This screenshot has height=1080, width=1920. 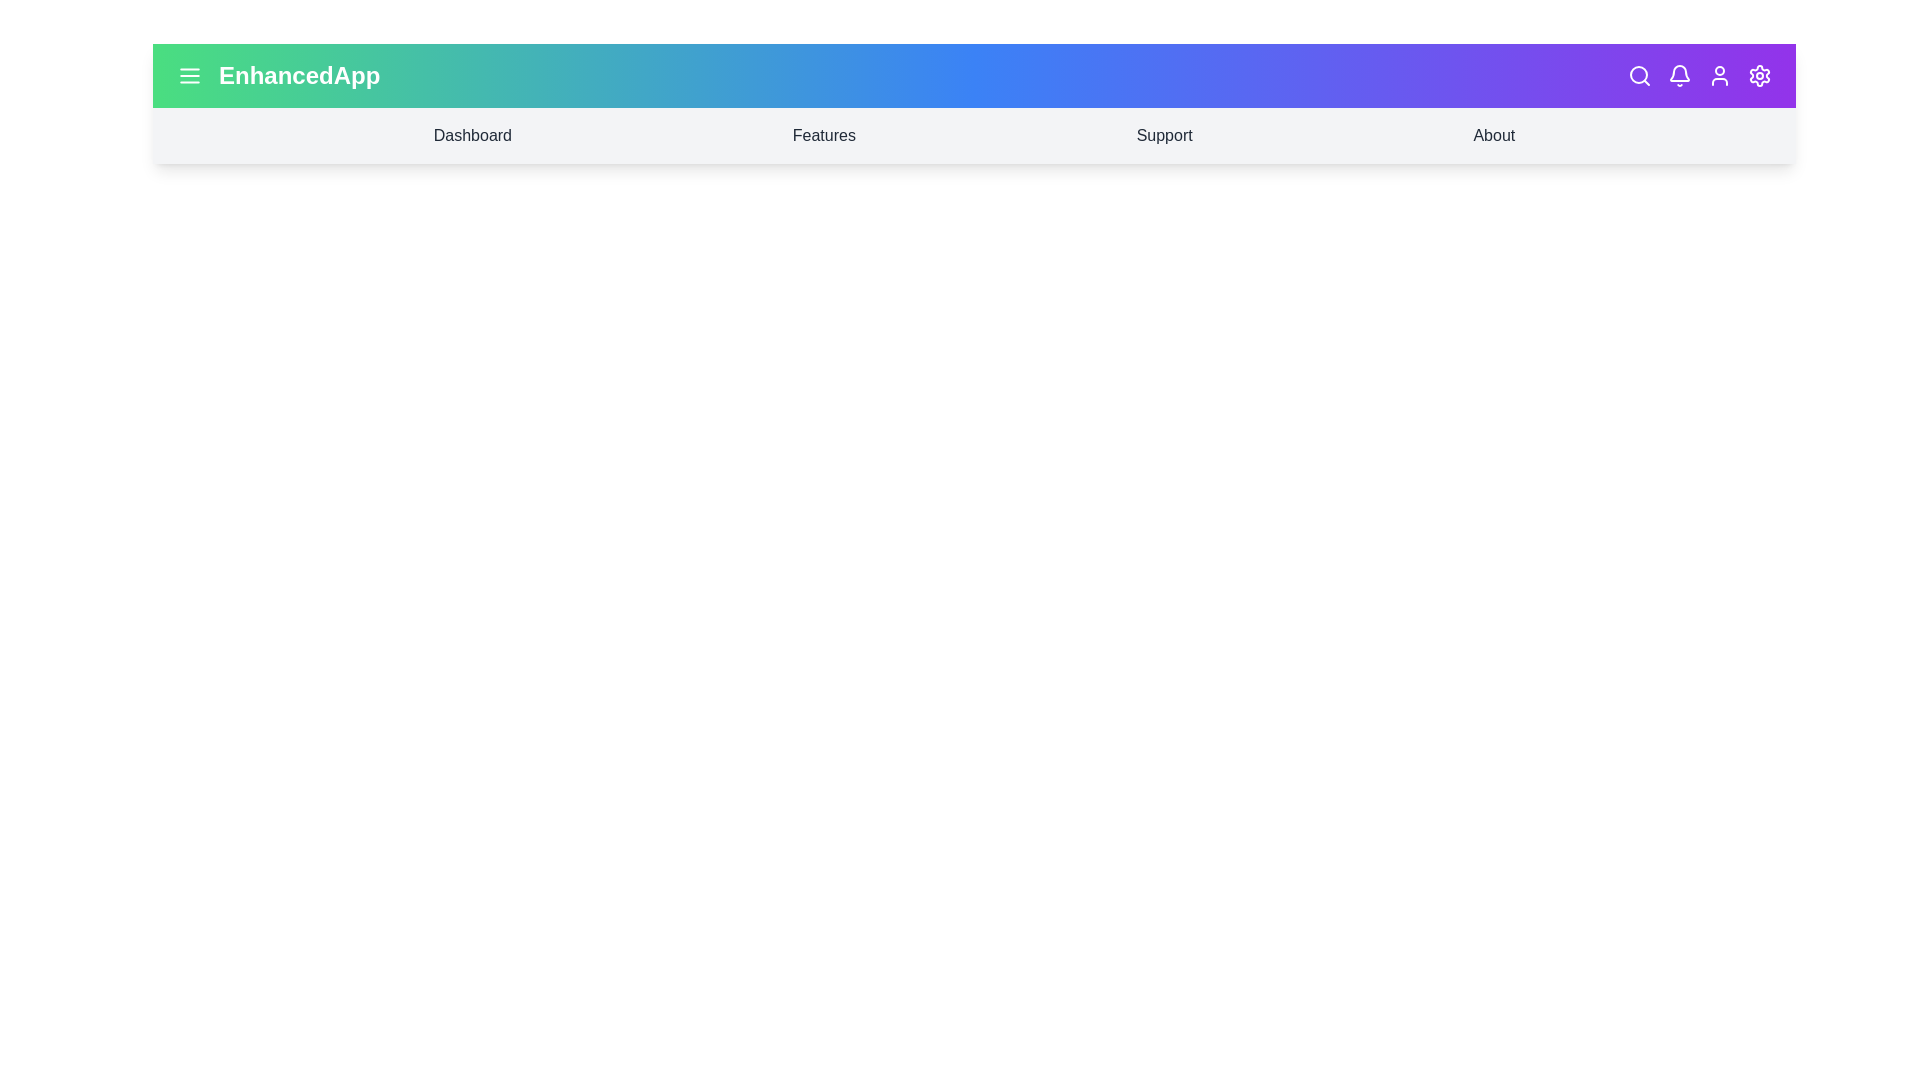 I want to click on the menu item labeled Features to navigate to the corresponding section, so click(x=824, y=135).